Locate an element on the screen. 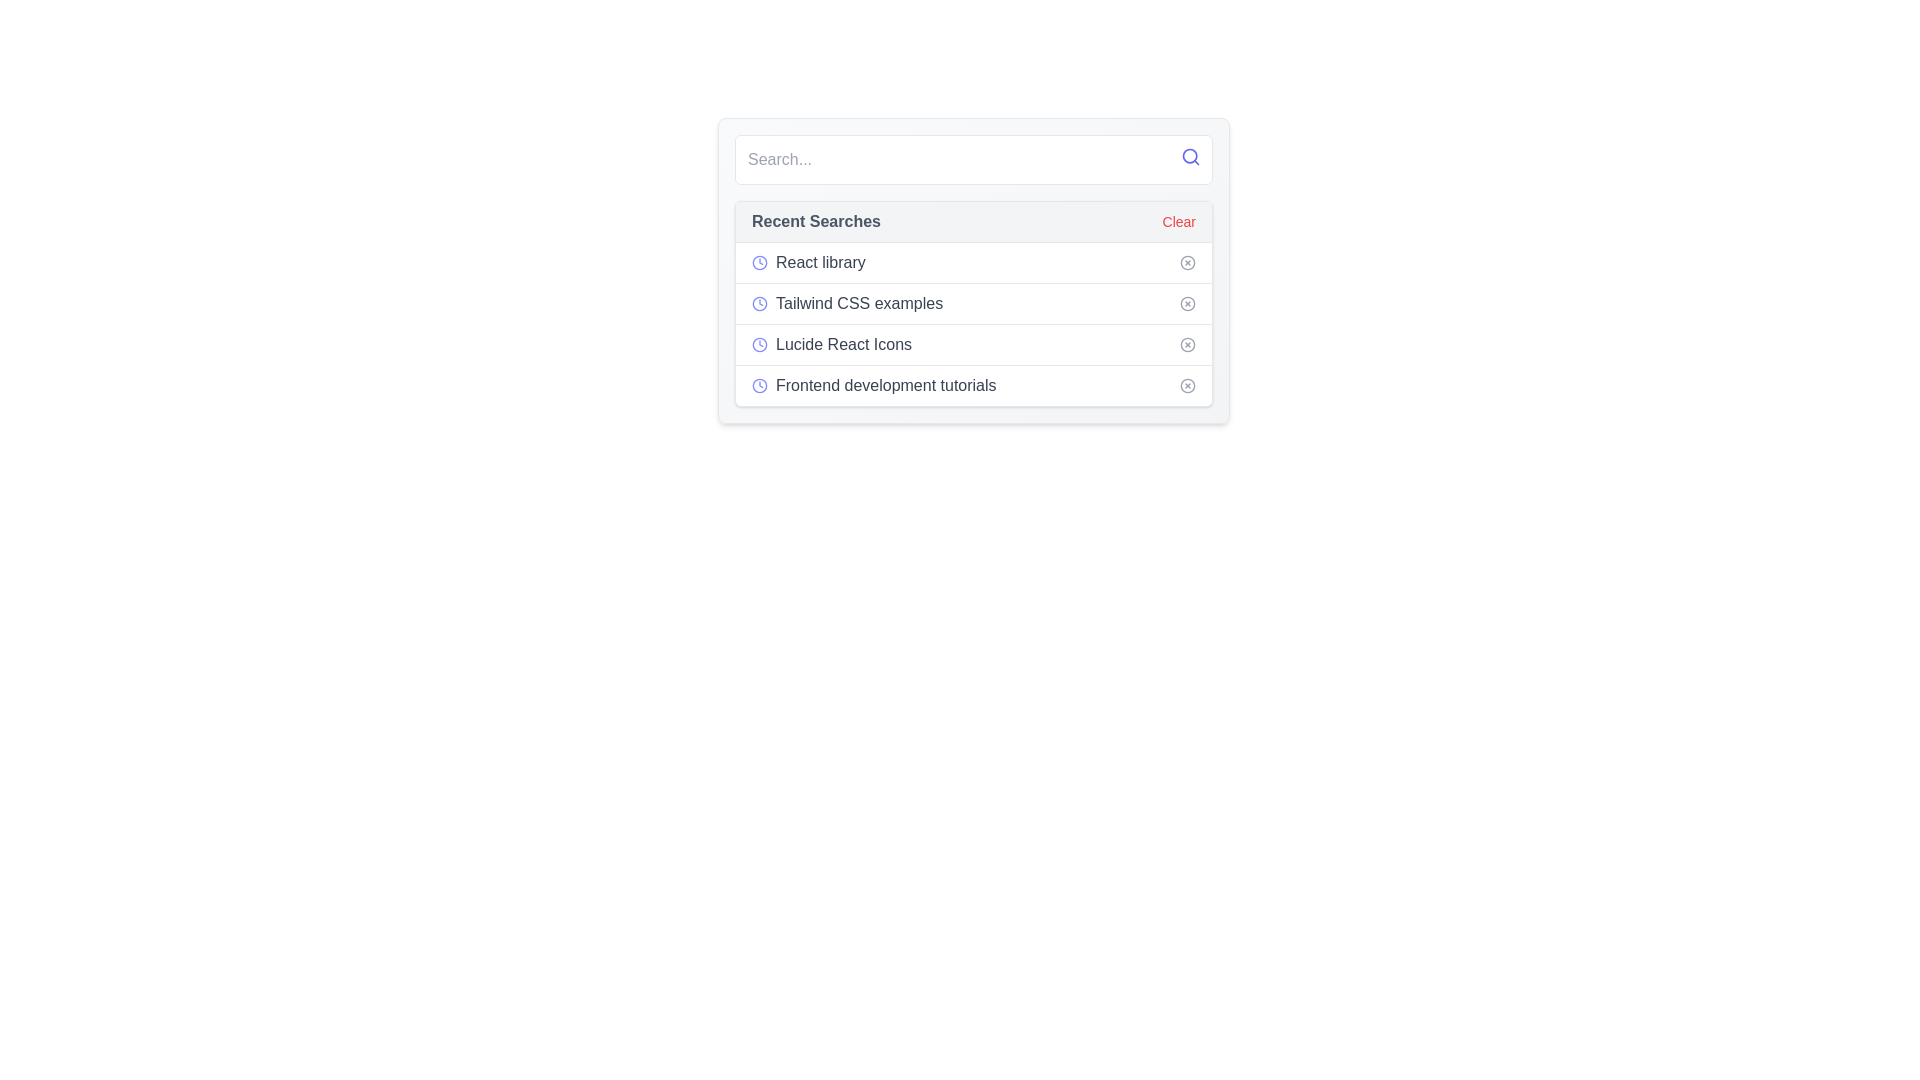  the text entry in the 'Recent Searches' section that displays a search query, which is positioned to the right of a clock icon and is the second item in the list is located at coordinates (859, 304).